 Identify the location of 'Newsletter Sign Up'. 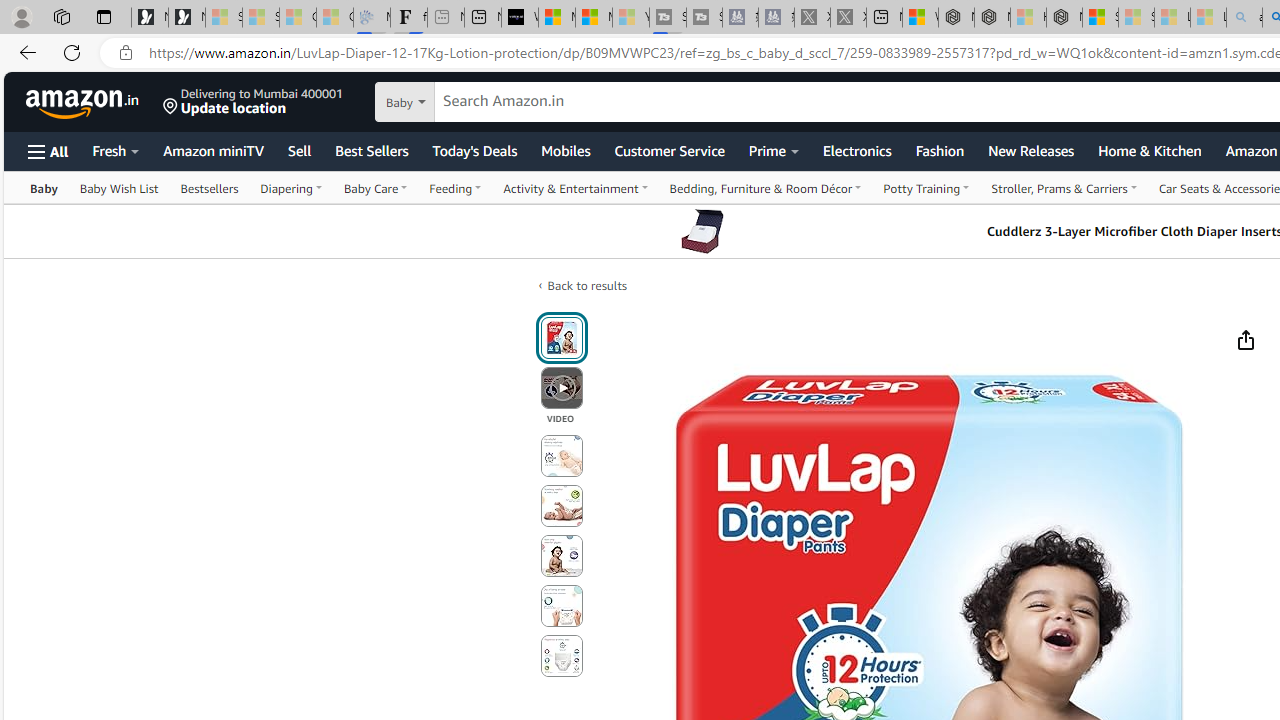
(186, 17).